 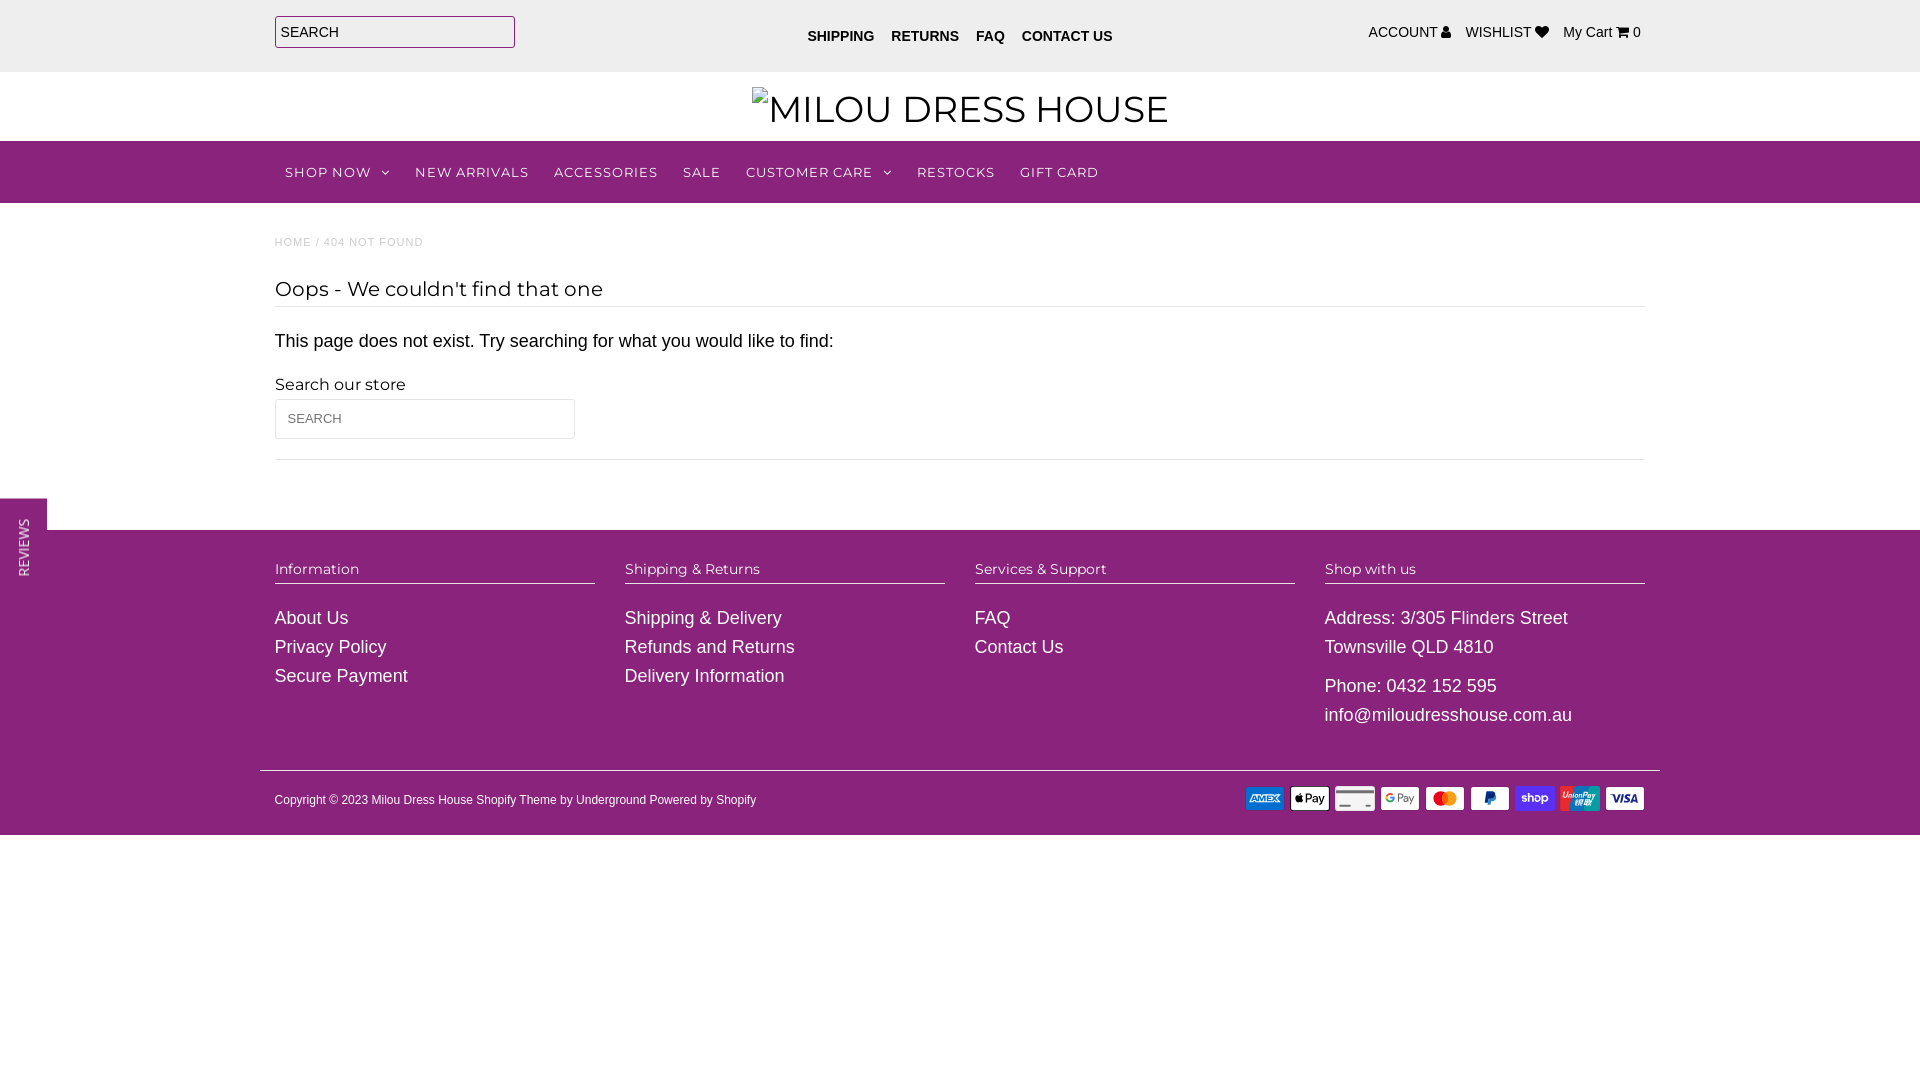 I want to click on 'WISHLIST', so click(x=1502, y=31).